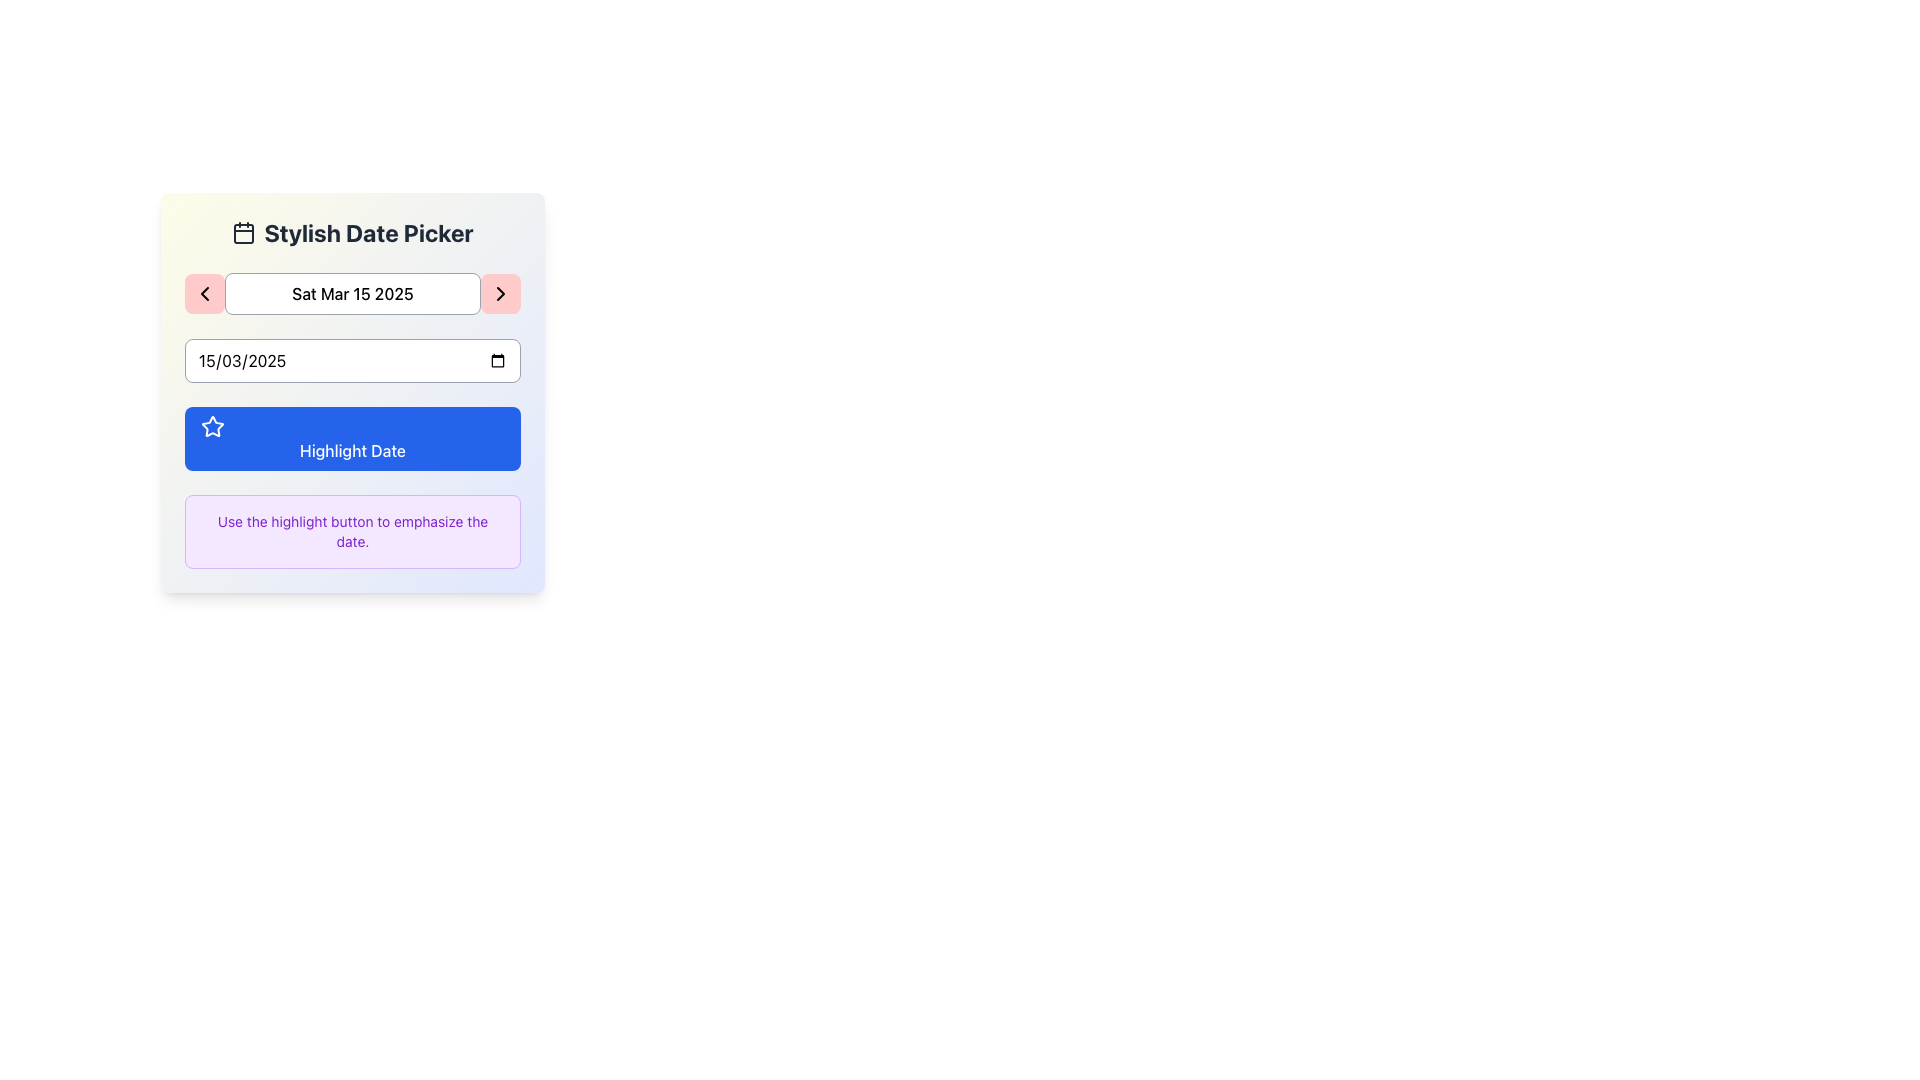 The image size is (1920, 1080). Describe the element at coordinates (353, 531) in the screenshot. I see `the Informational Text Box that provides guidance for using the highlight button, located below the 'Highlight Date' button` at that location.